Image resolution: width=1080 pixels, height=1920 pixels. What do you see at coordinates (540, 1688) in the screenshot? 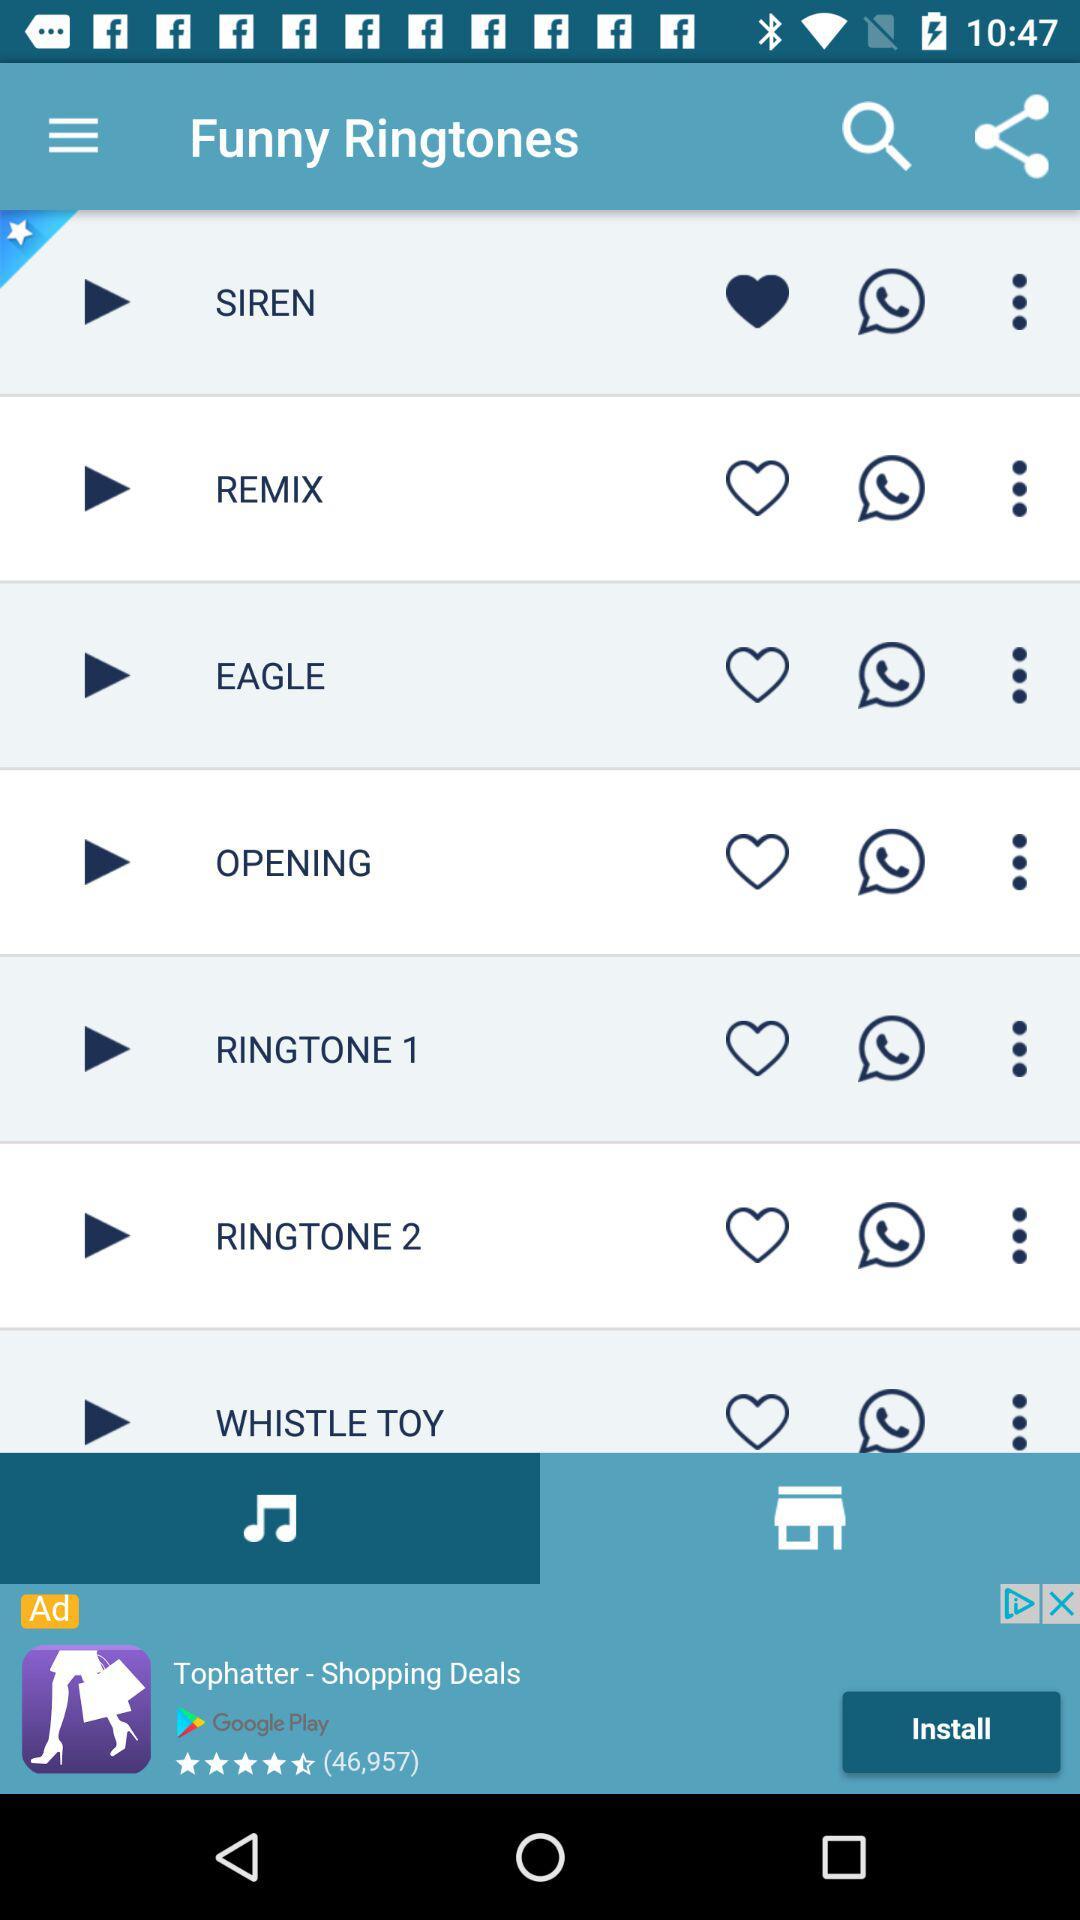
I see `visit advertisement` at bounding box center [540, 1688].